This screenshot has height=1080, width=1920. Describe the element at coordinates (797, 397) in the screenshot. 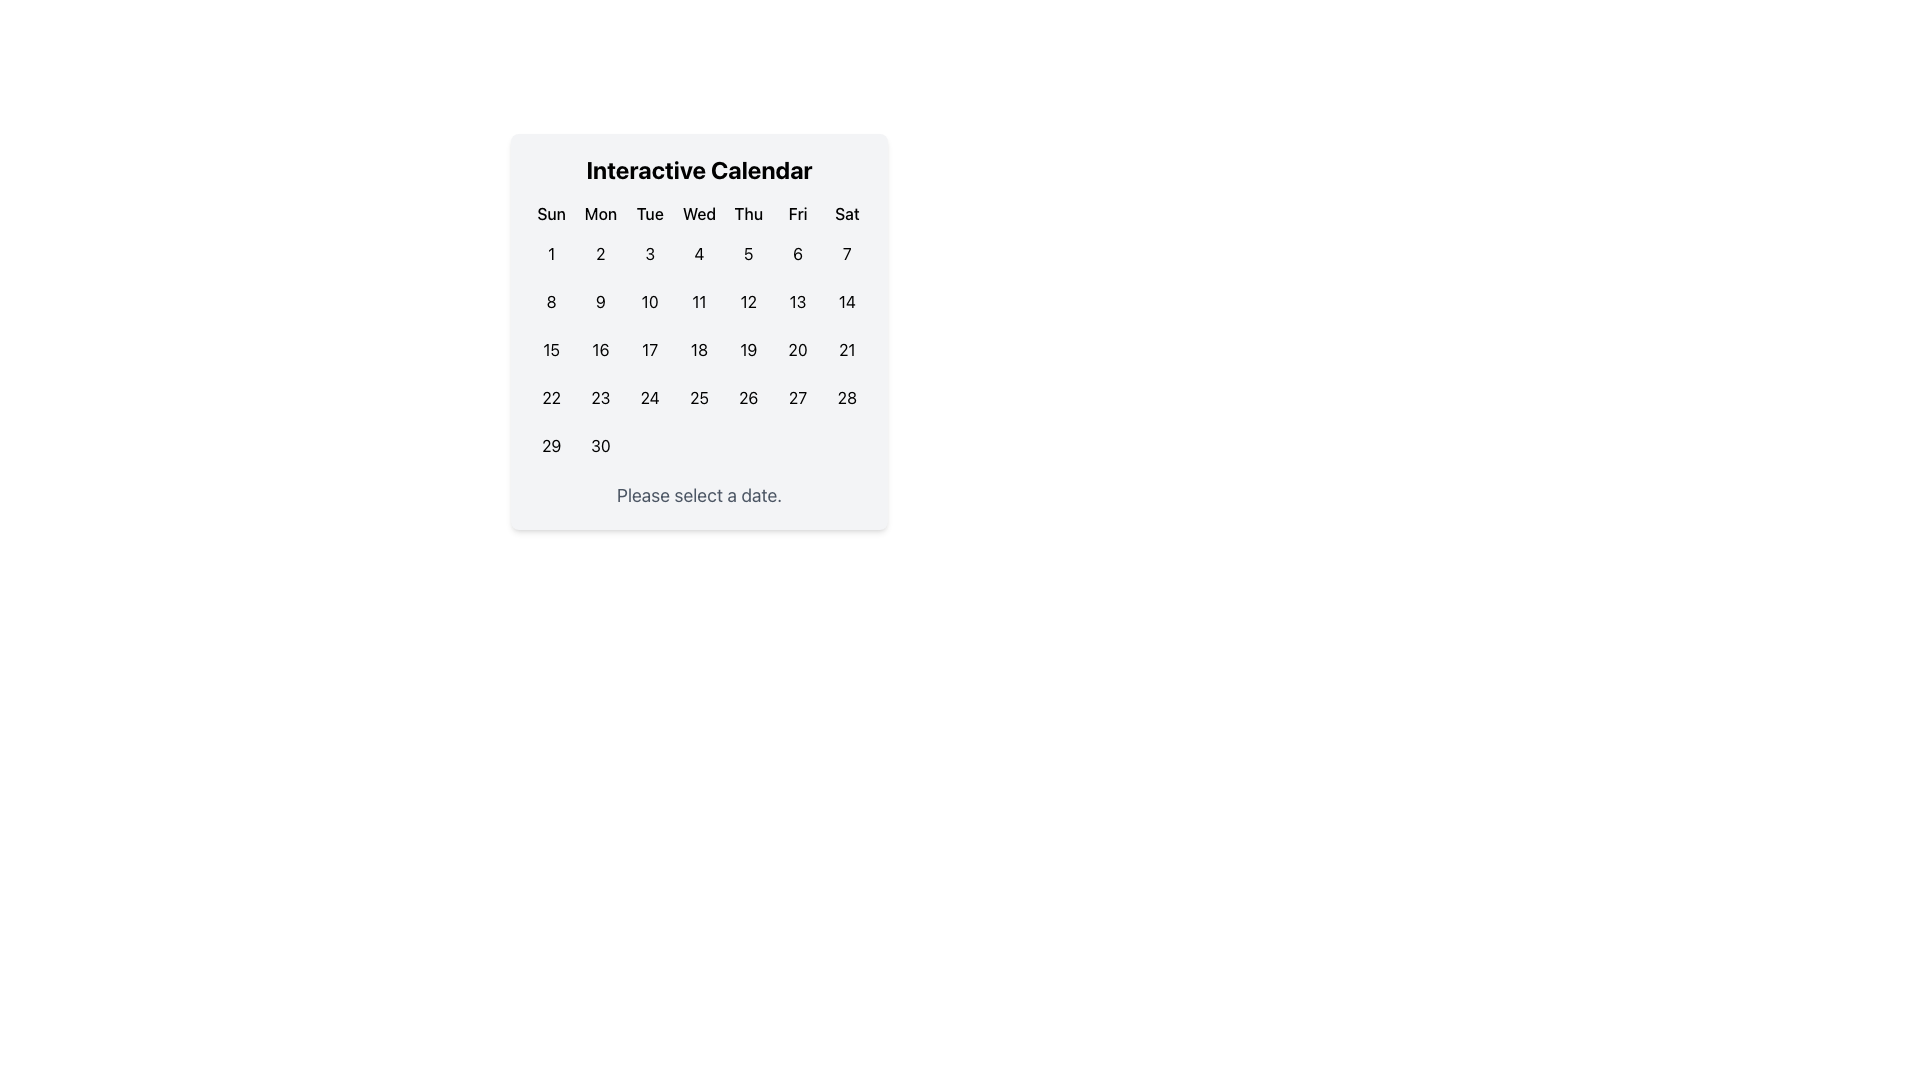

I see `on the calendar day element representing Friday in the last row of the calendar grid` at that location.